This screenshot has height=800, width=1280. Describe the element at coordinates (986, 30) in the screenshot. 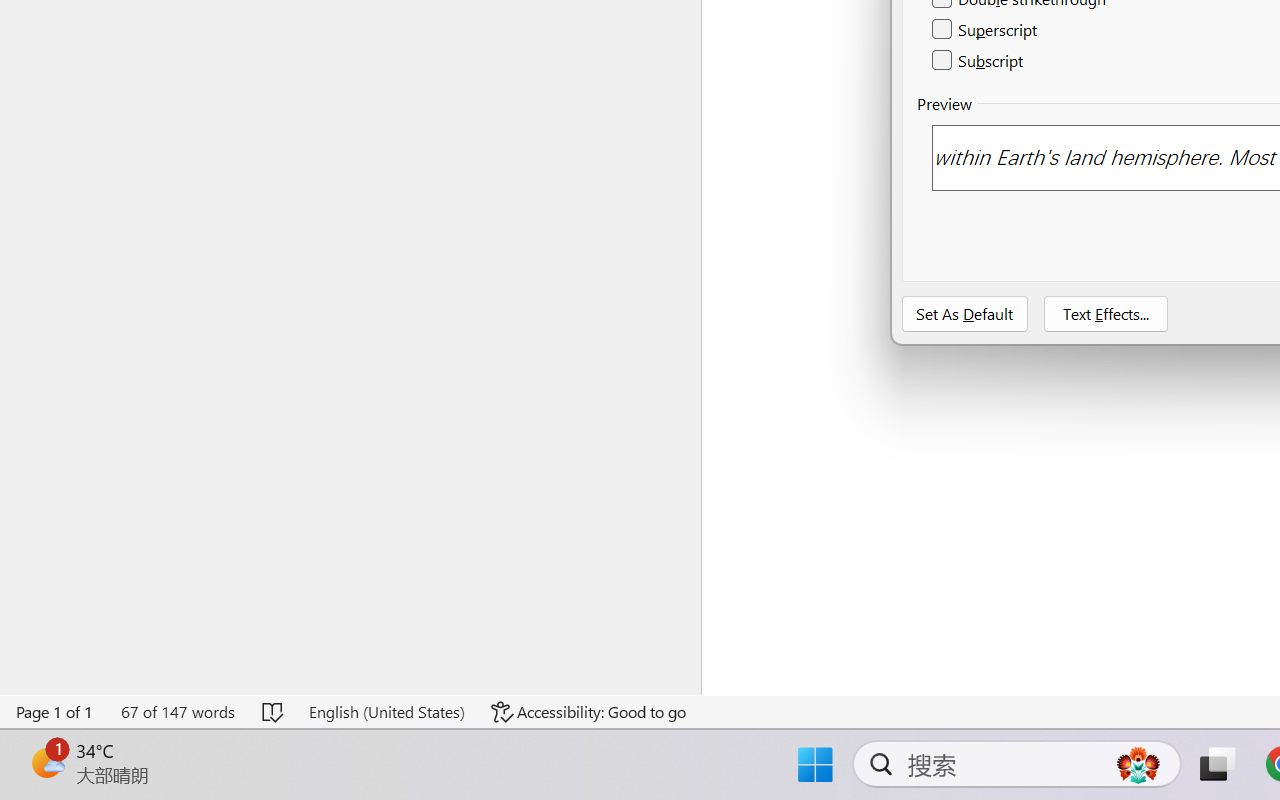

I see `'Superscript'` at that location.